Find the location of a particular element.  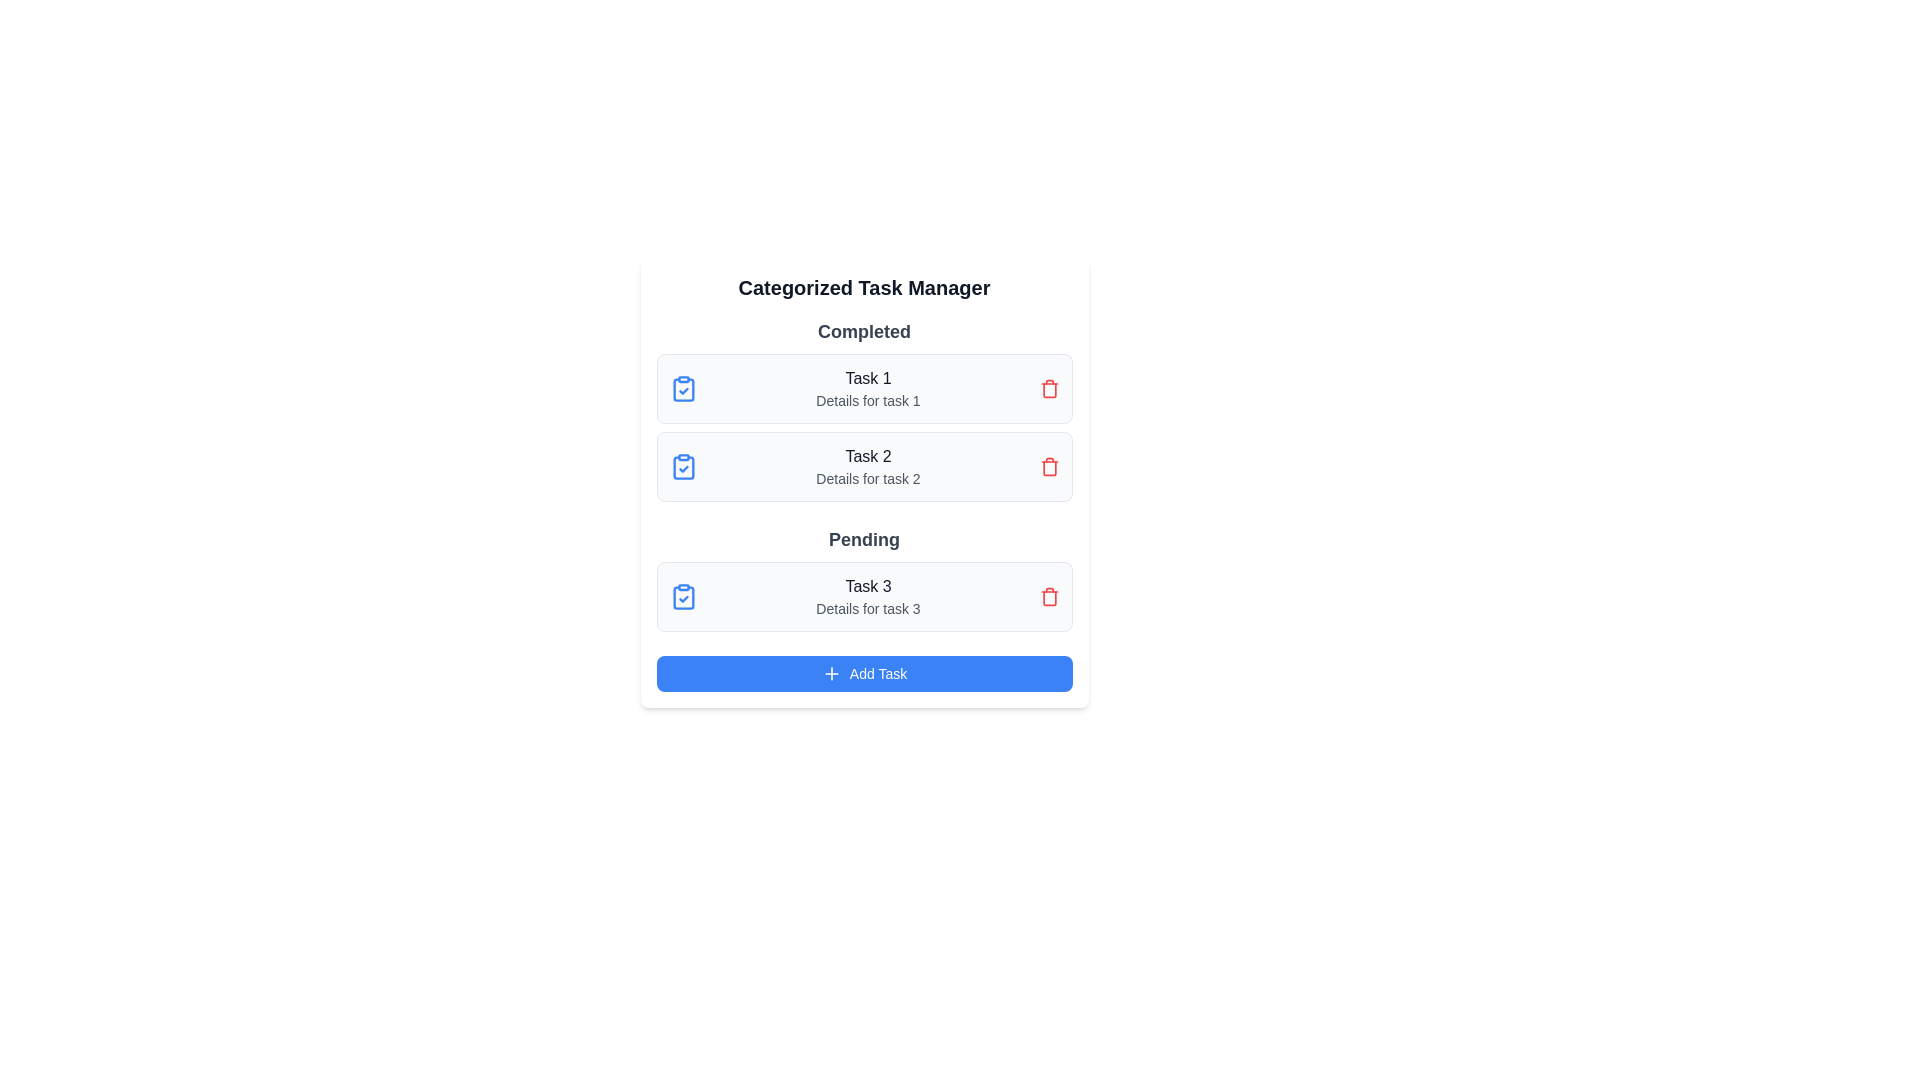

the delete icon next to Task 2 to remove it is located at coordinates (1048, 466).